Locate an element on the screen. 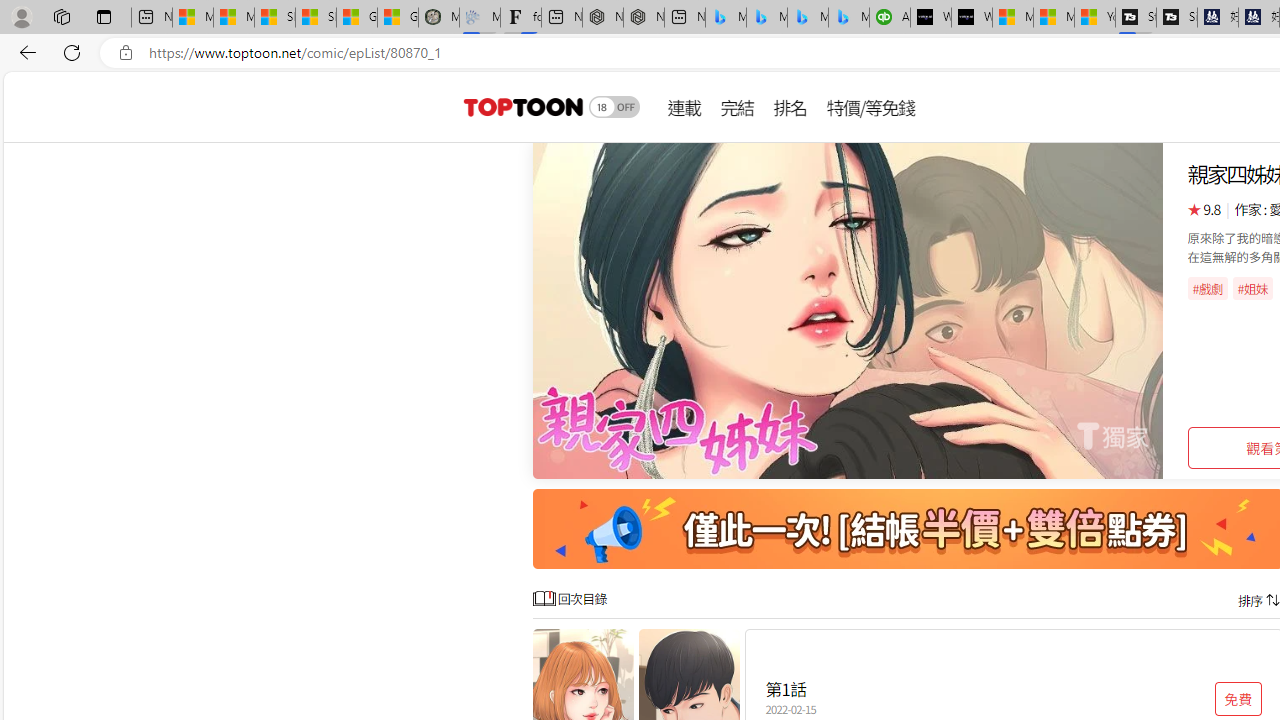 This screenshot has height=720, width=1280. 'View site information' is located at coordinates (125, 52).